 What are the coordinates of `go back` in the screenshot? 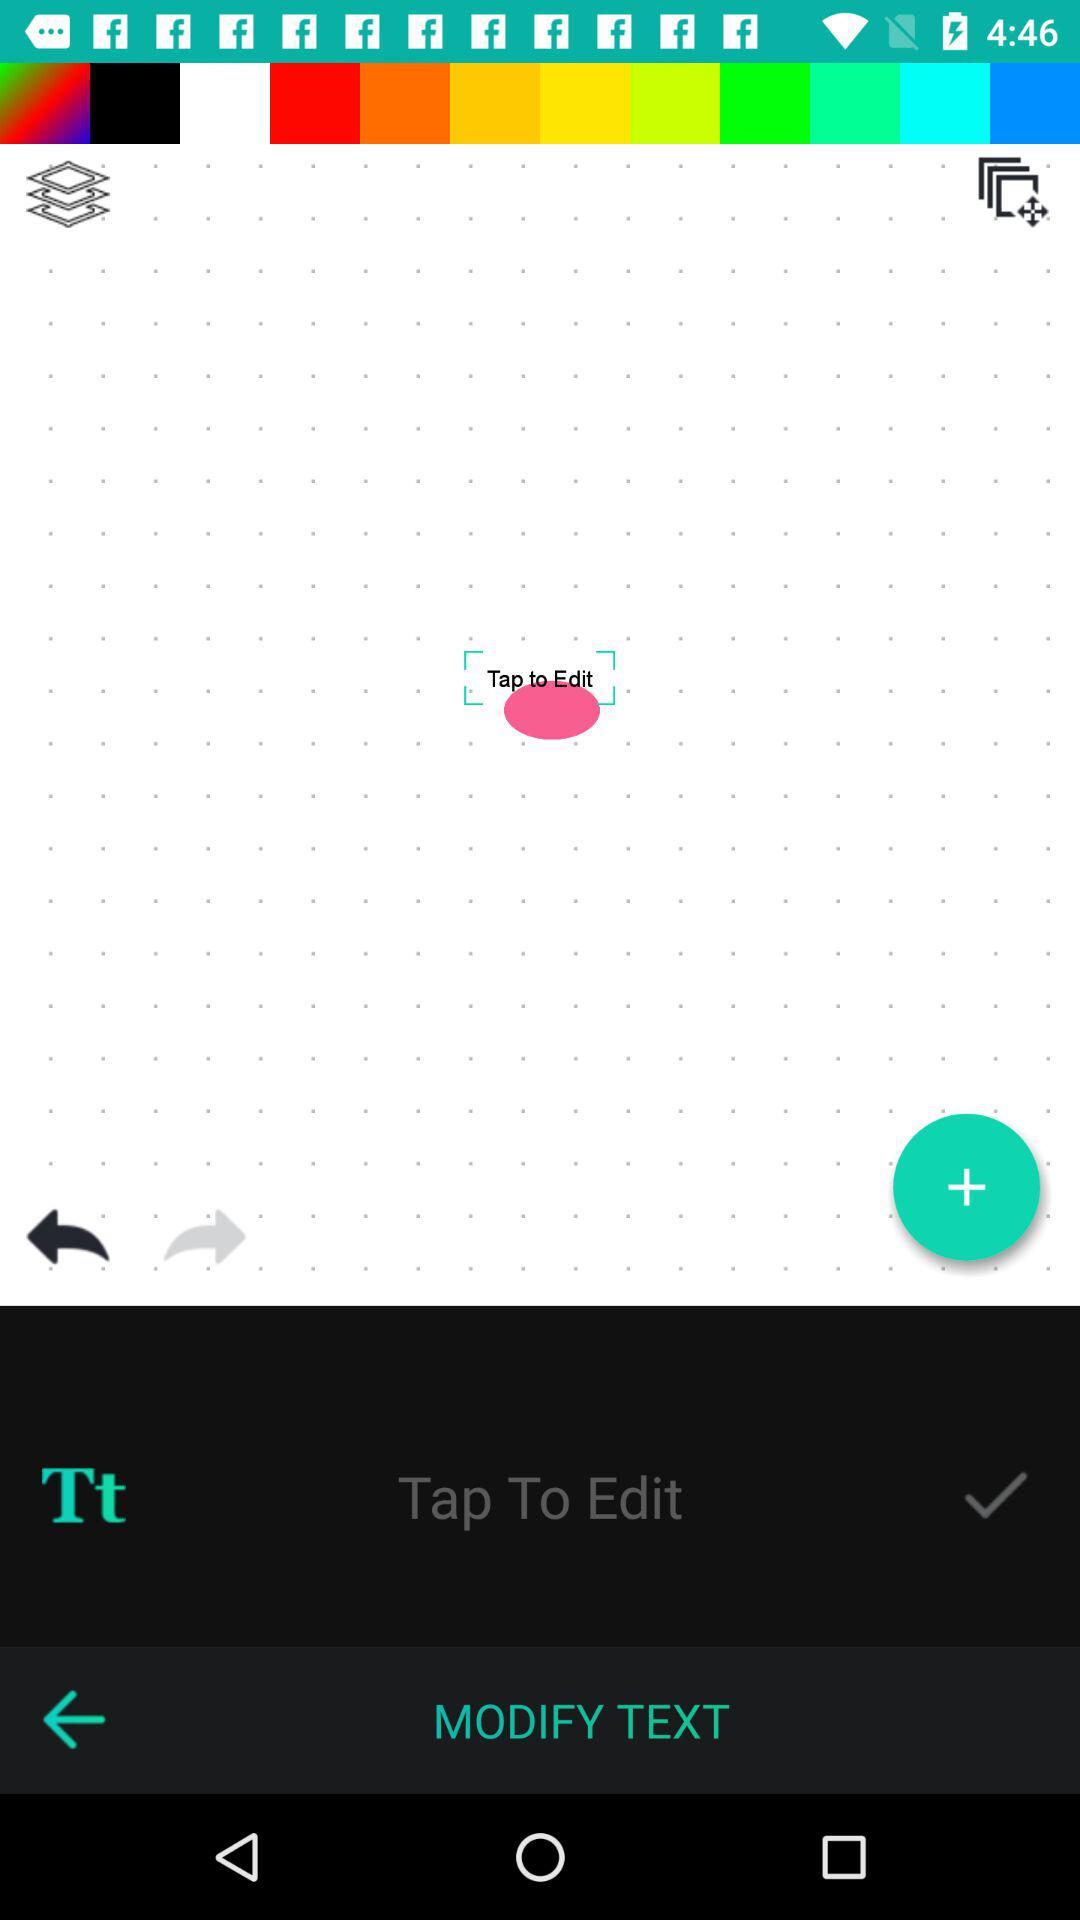 It's located at (67, 1236).